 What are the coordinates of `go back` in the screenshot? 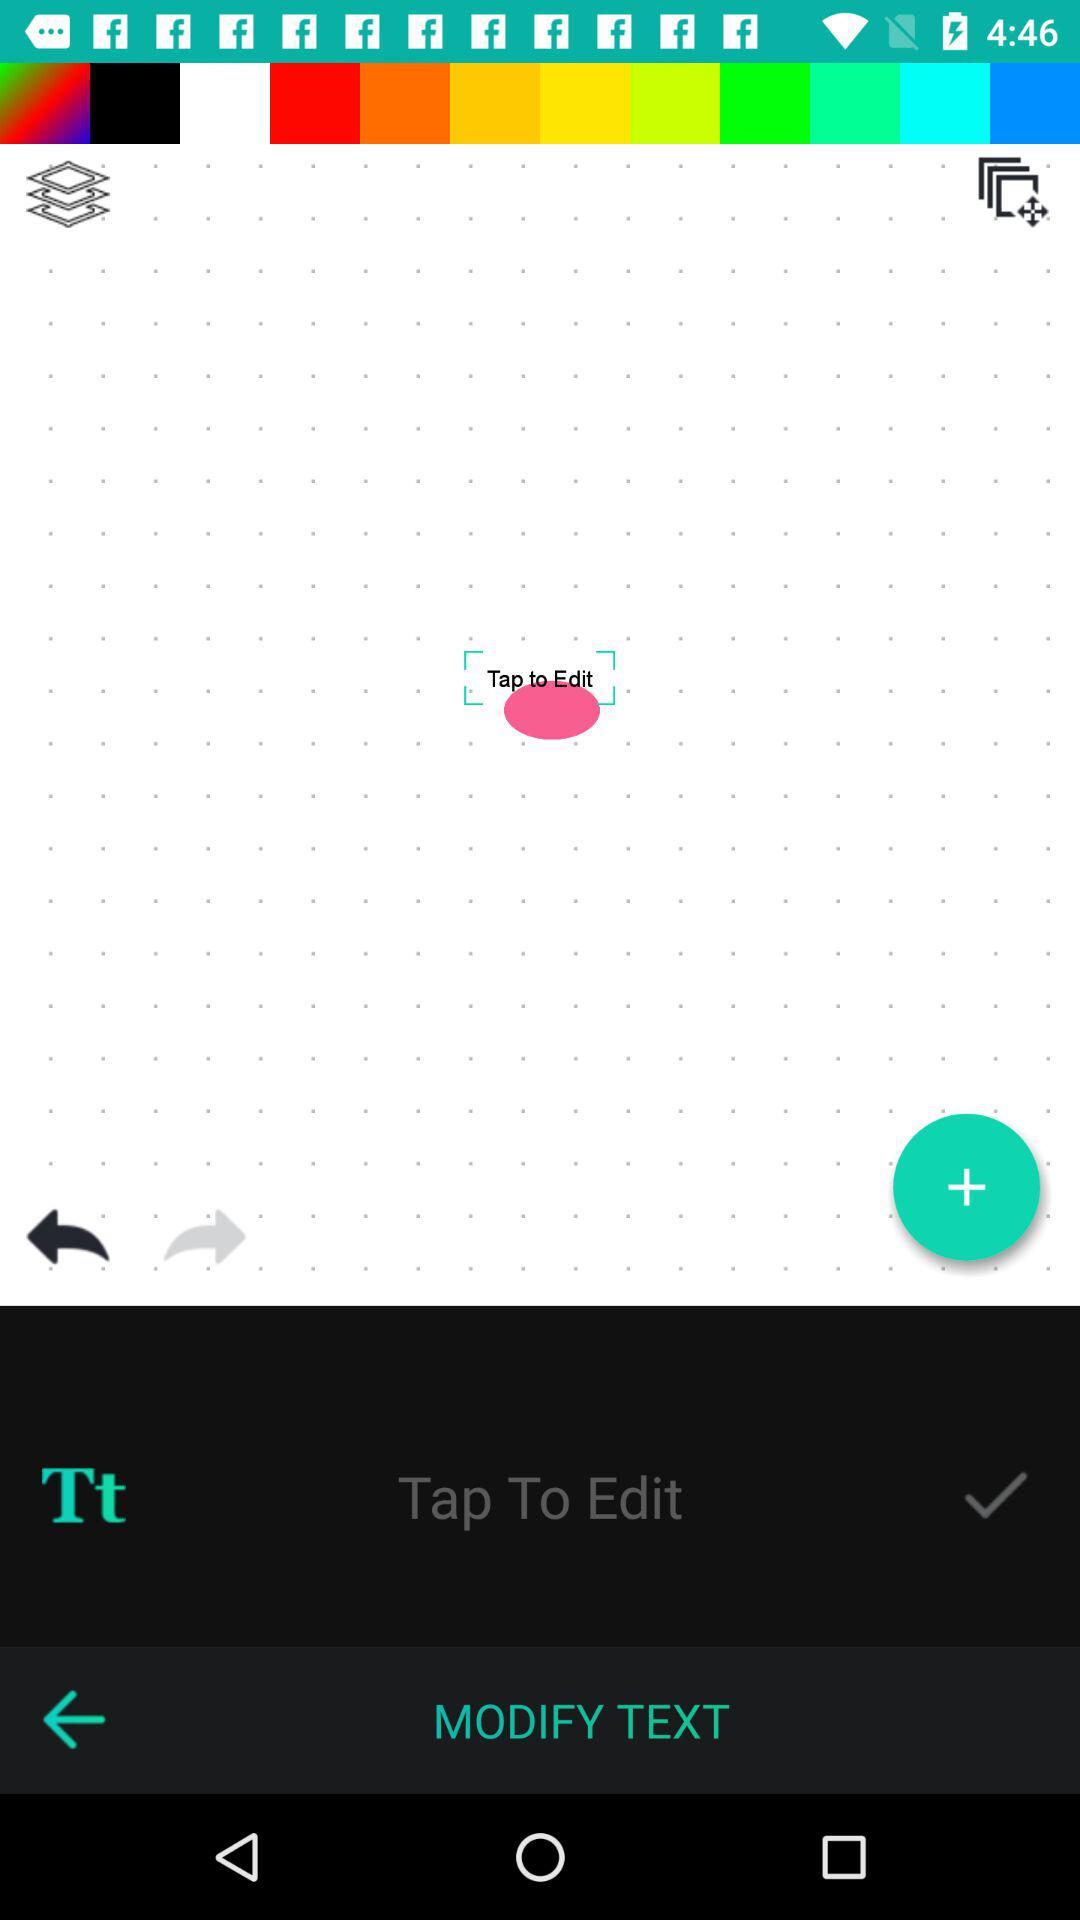 It's located at (67, 1236).